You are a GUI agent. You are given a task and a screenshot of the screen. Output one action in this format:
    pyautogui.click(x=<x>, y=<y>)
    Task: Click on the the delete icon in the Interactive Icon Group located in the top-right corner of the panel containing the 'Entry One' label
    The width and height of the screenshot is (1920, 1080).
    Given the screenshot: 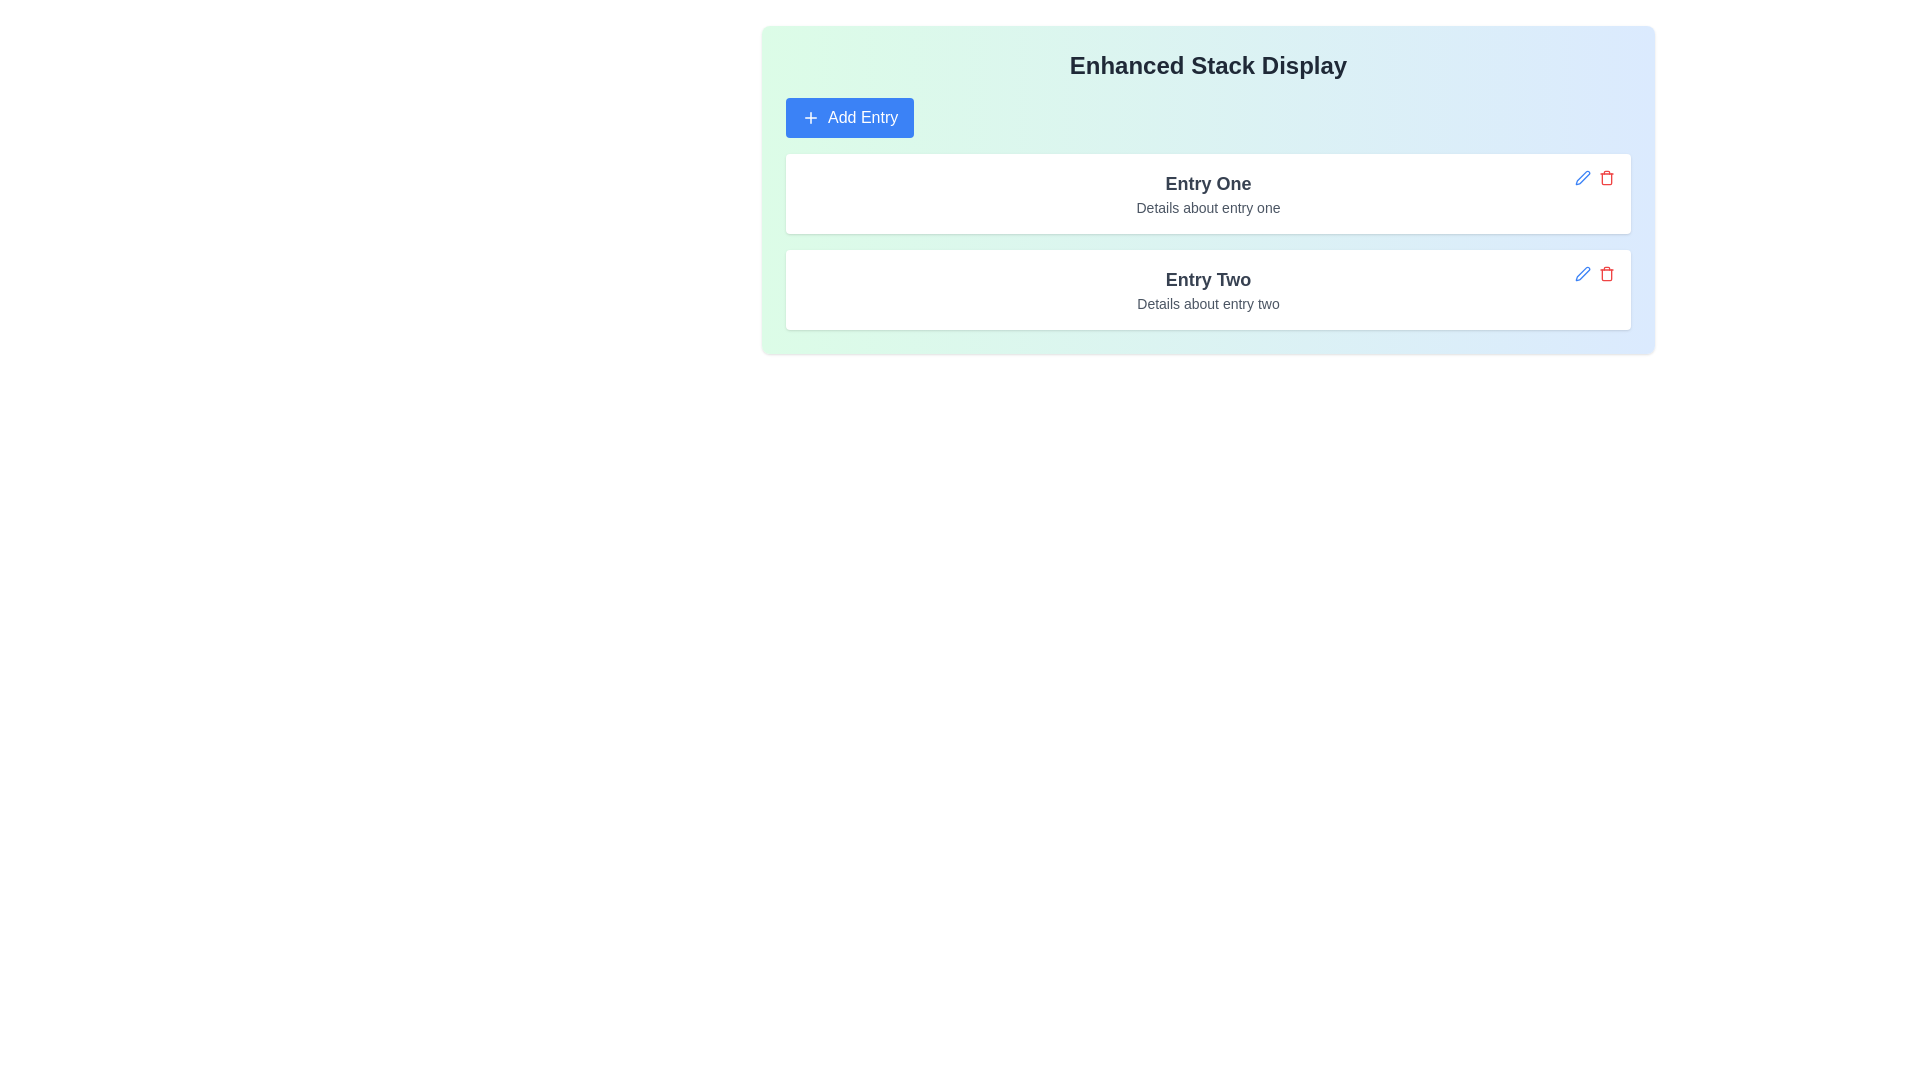 What is the action you would take?
    pyautogui.click(x=1593, y=176)
    